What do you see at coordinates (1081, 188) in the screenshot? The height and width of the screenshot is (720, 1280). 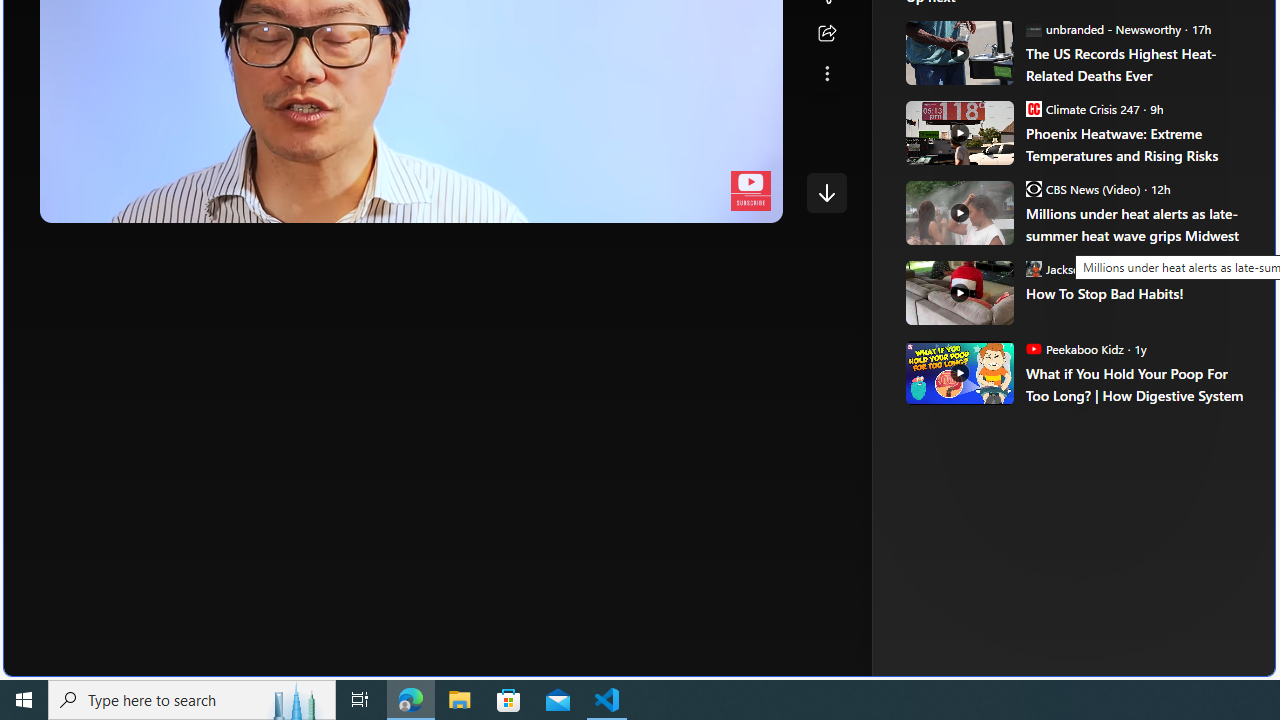 I see `'CBS News (Video) CBS News (Video)'` at bounding box center [1081, 188].